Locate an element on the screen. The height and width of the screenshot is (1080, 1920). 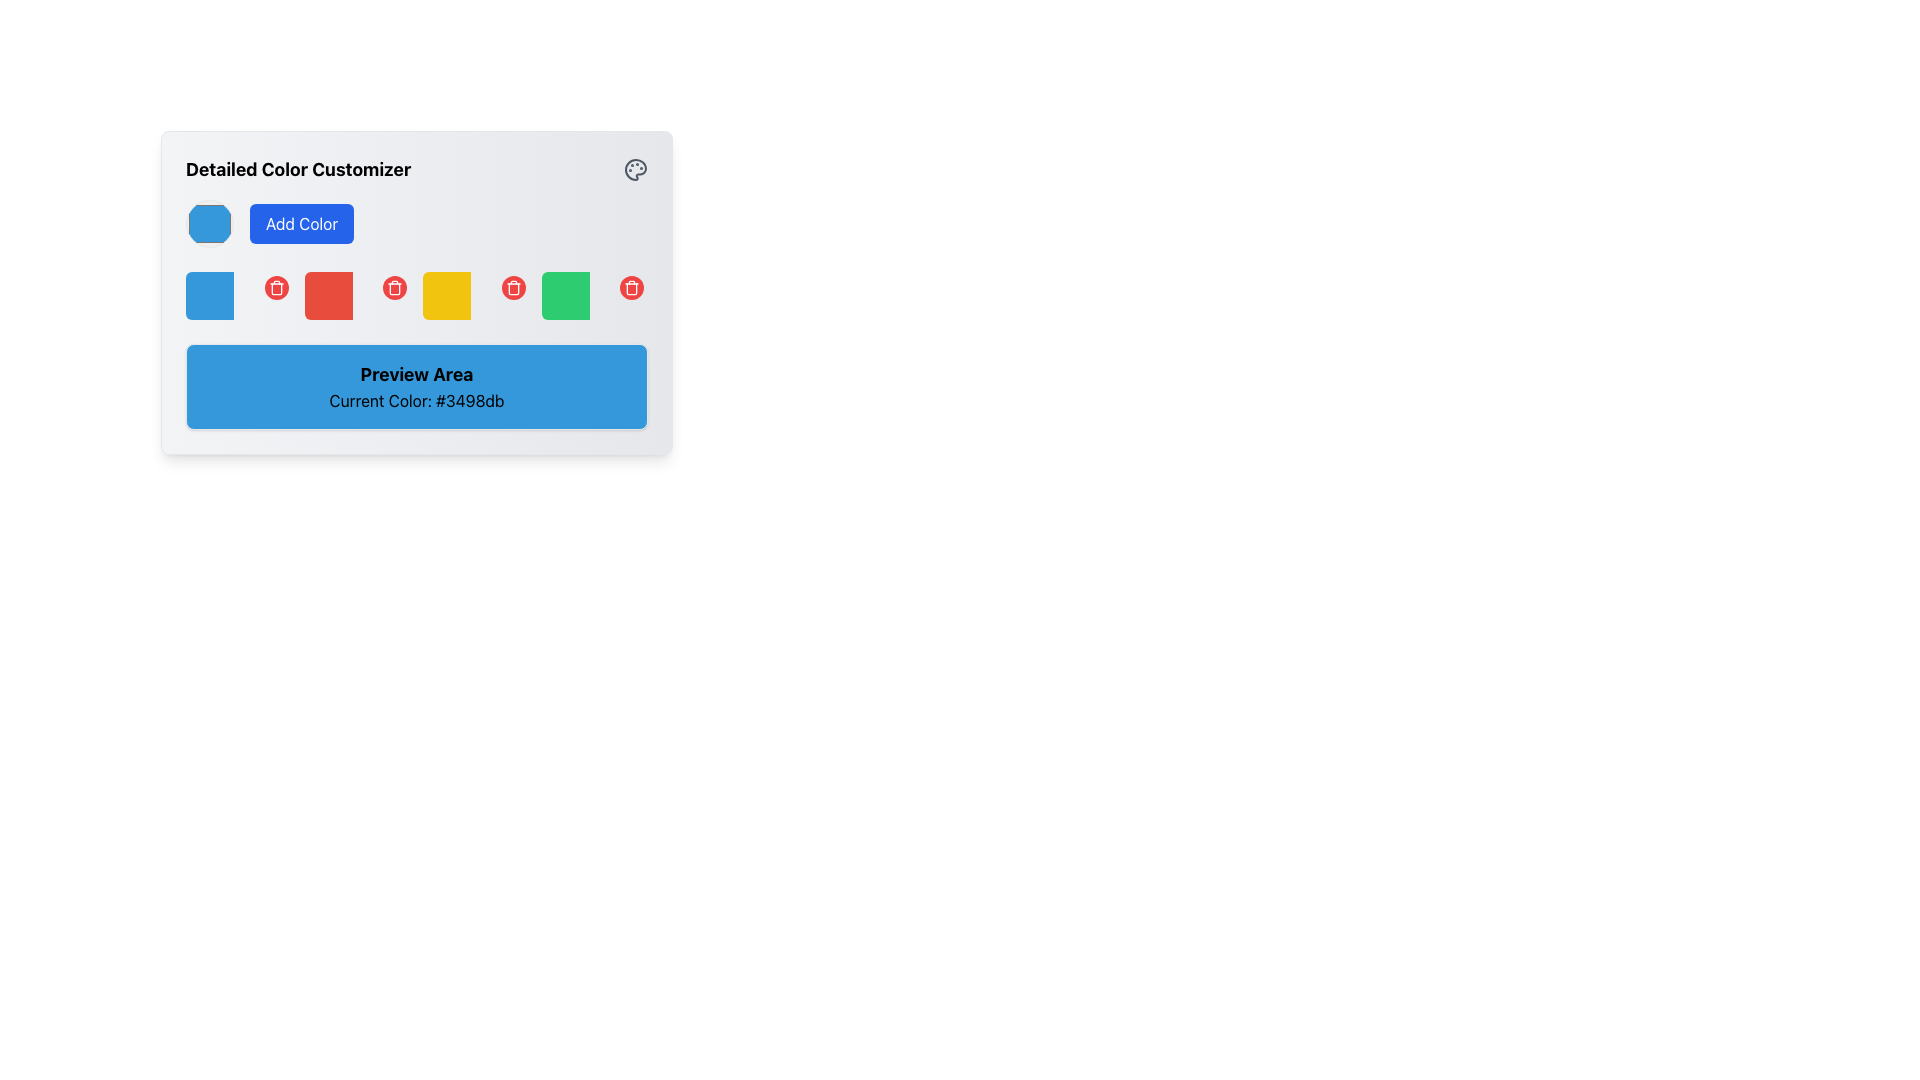
the red color block element, which is a rectangular element with rounded corners located in the second column of a grid row below the 'Detailed Color Customizer' section is located at coordinates (357, 296).